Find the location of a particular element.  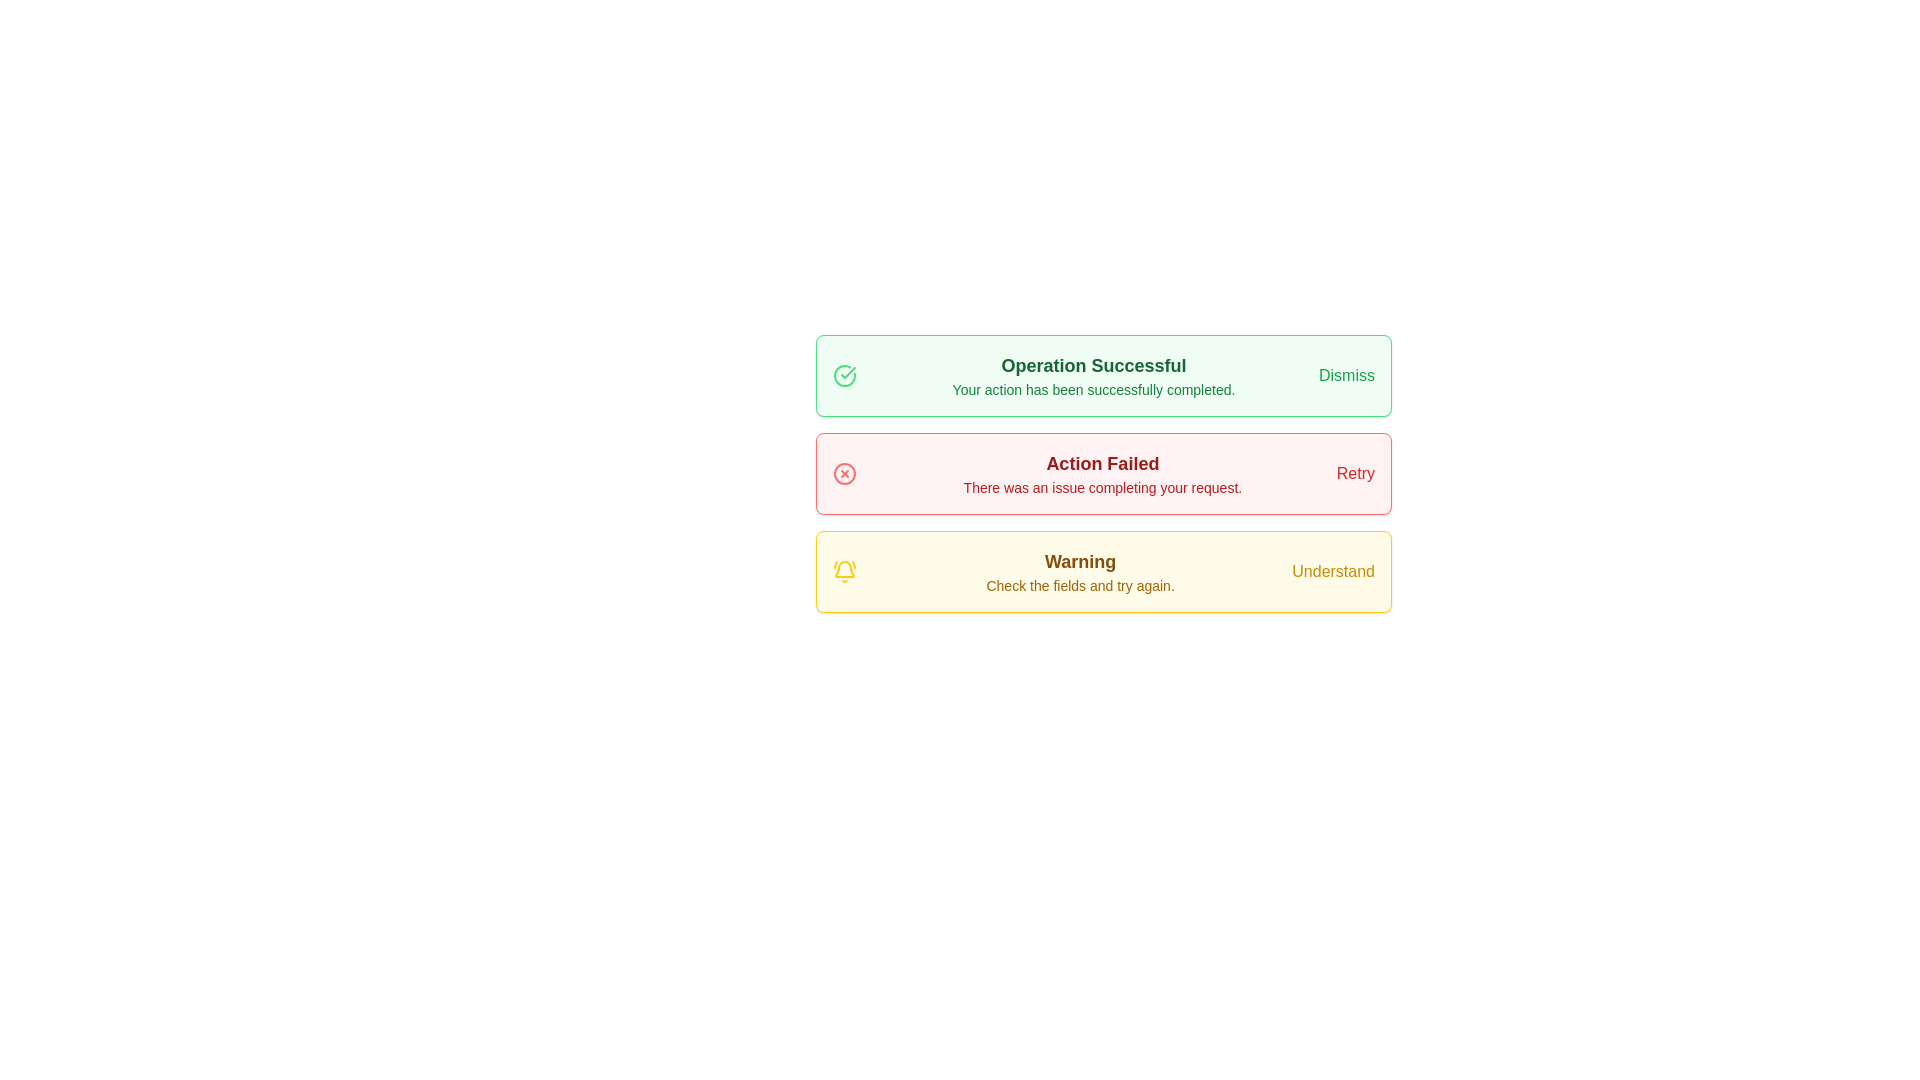

the Notification banner that features a yellow bell icon, bold 'Warning' text, a smaller 'Check the fields and try again.' subtitle, and an interactive 'Understand' link, located at the bottom of the notifications is located at coordinates (1103, 571).